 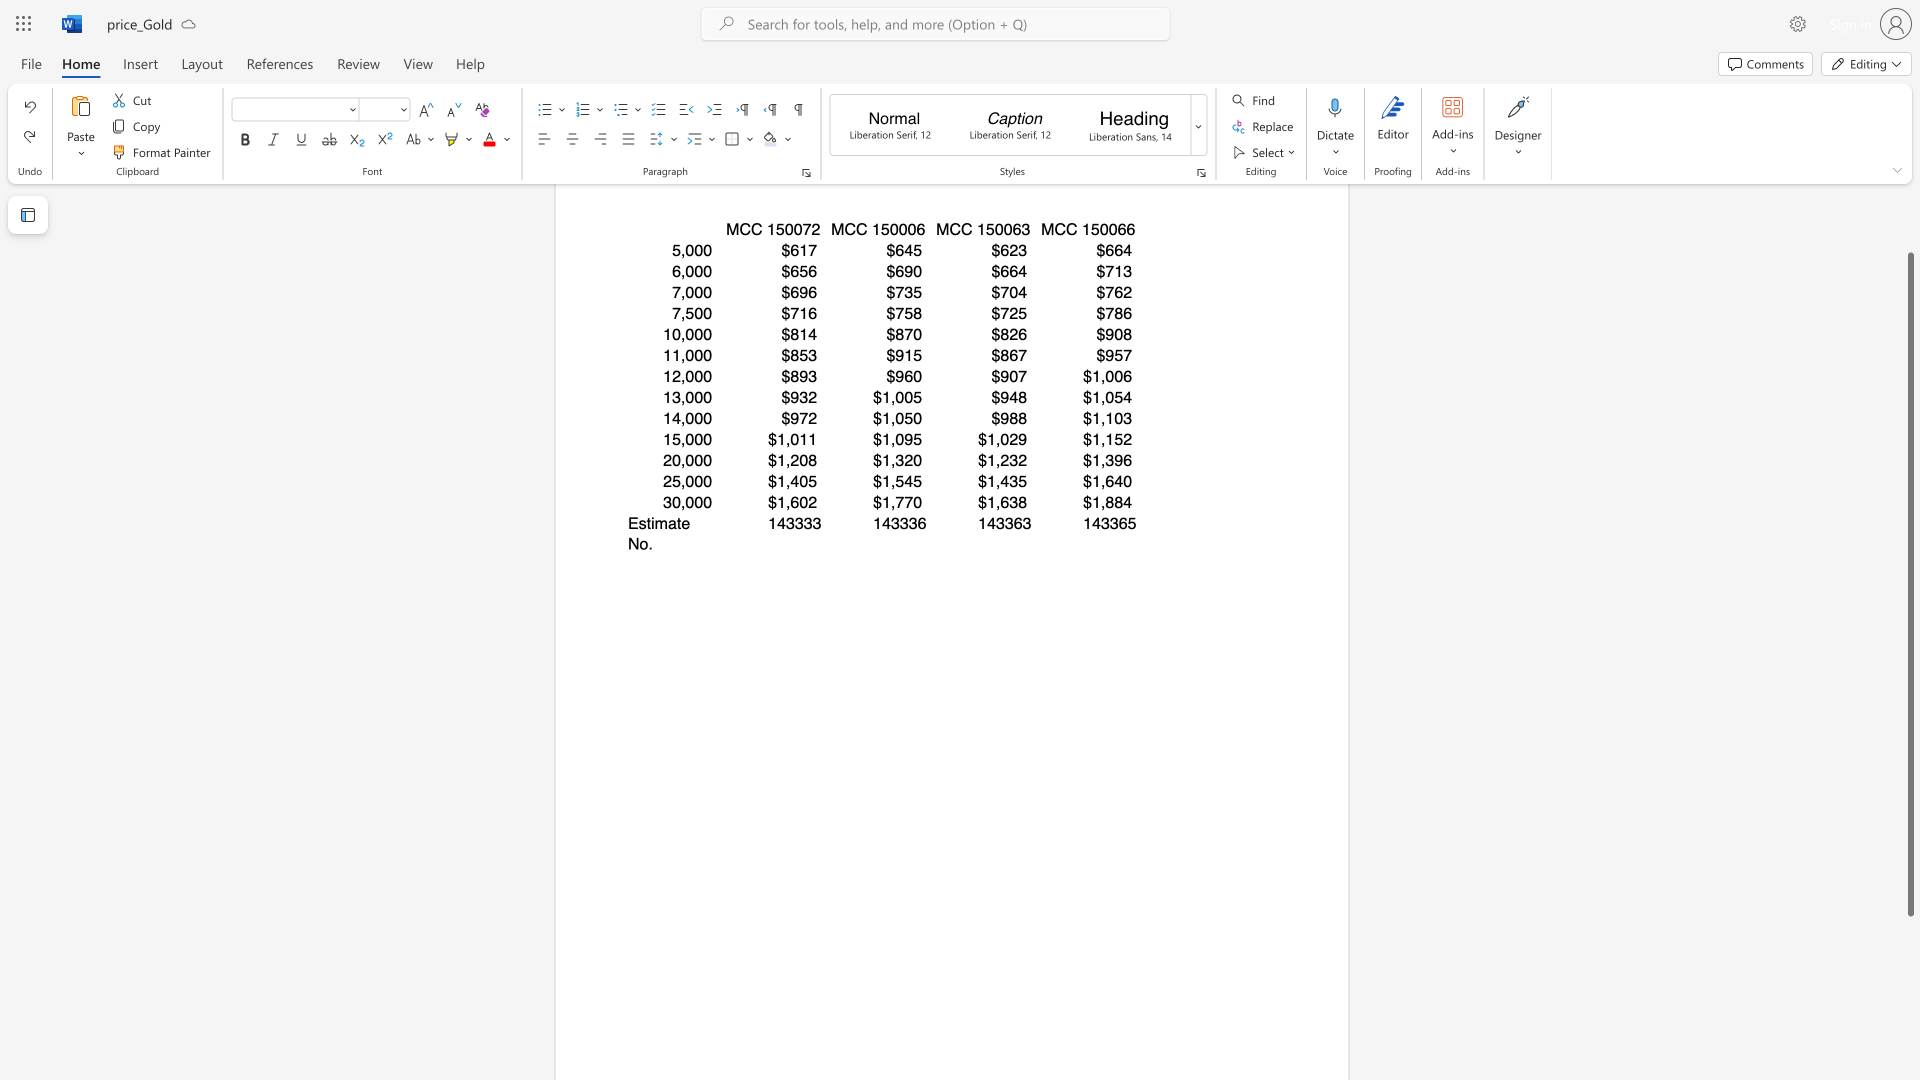 What do you see at coordinates (1909, 584) in the screenshot?
I see `the scrollbar and move up 80 pixels` at bounding box center [1909, 584].